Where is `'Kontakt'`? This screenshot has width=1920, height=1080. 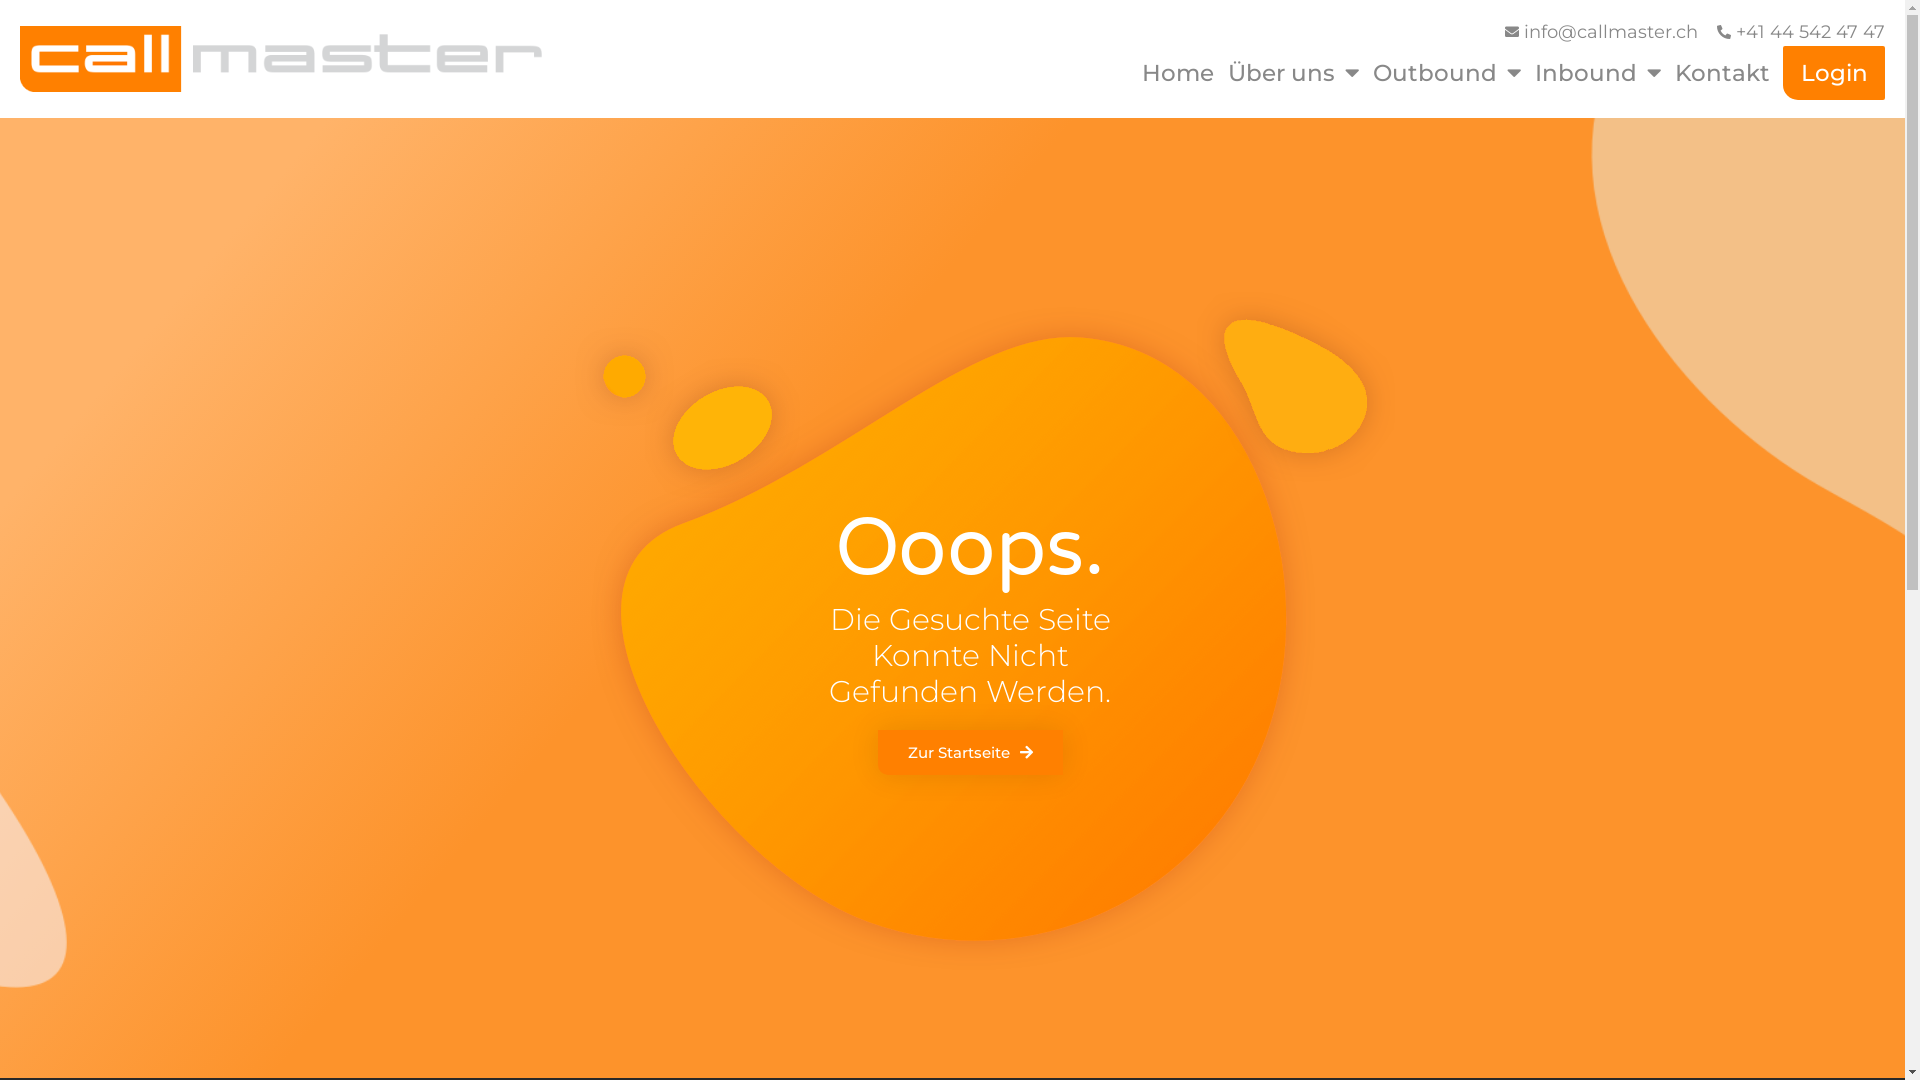 'Kontakt' is located at coordinates (1671, 72).